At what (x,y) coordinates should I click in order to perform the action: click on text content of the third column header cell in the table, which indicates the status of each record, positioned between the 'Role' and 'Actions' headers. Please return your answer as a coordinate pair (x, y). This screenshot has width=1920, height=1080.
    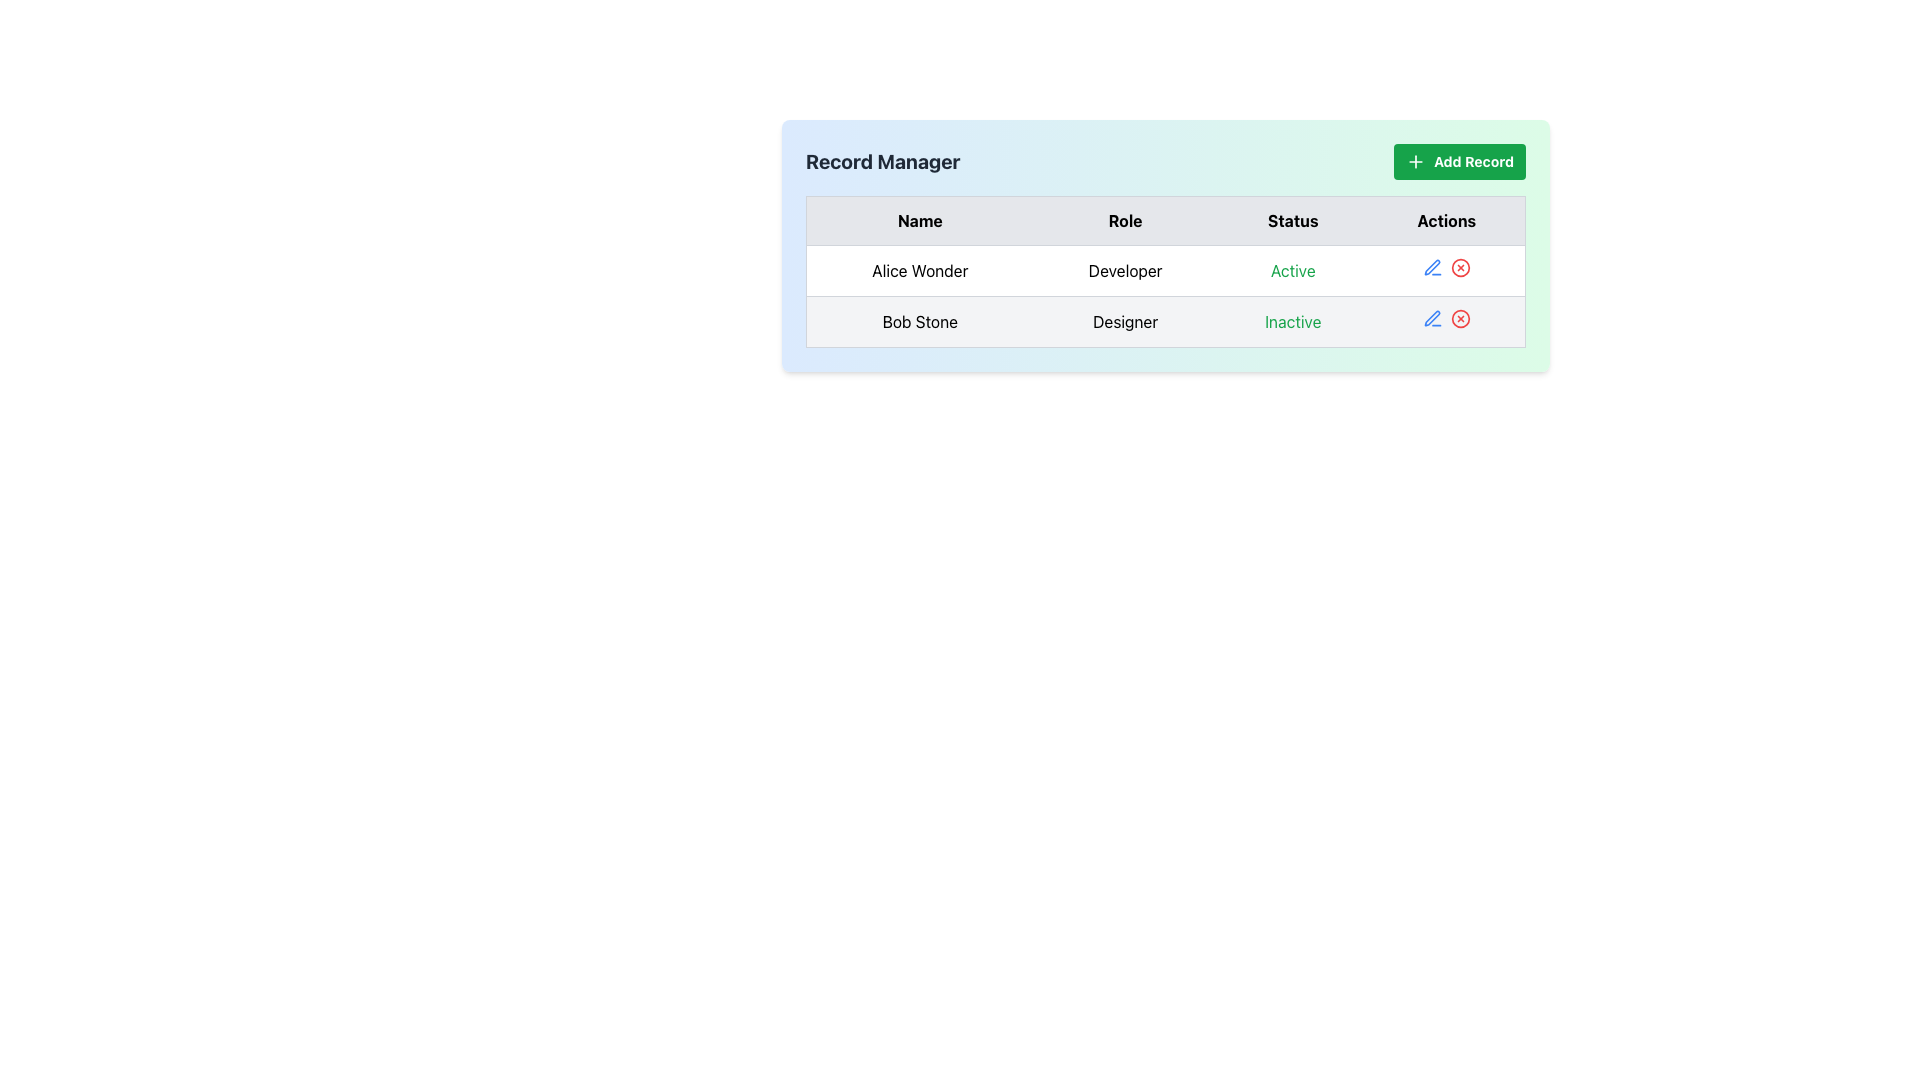
    Looking at the image, I should click on (1293, 220).